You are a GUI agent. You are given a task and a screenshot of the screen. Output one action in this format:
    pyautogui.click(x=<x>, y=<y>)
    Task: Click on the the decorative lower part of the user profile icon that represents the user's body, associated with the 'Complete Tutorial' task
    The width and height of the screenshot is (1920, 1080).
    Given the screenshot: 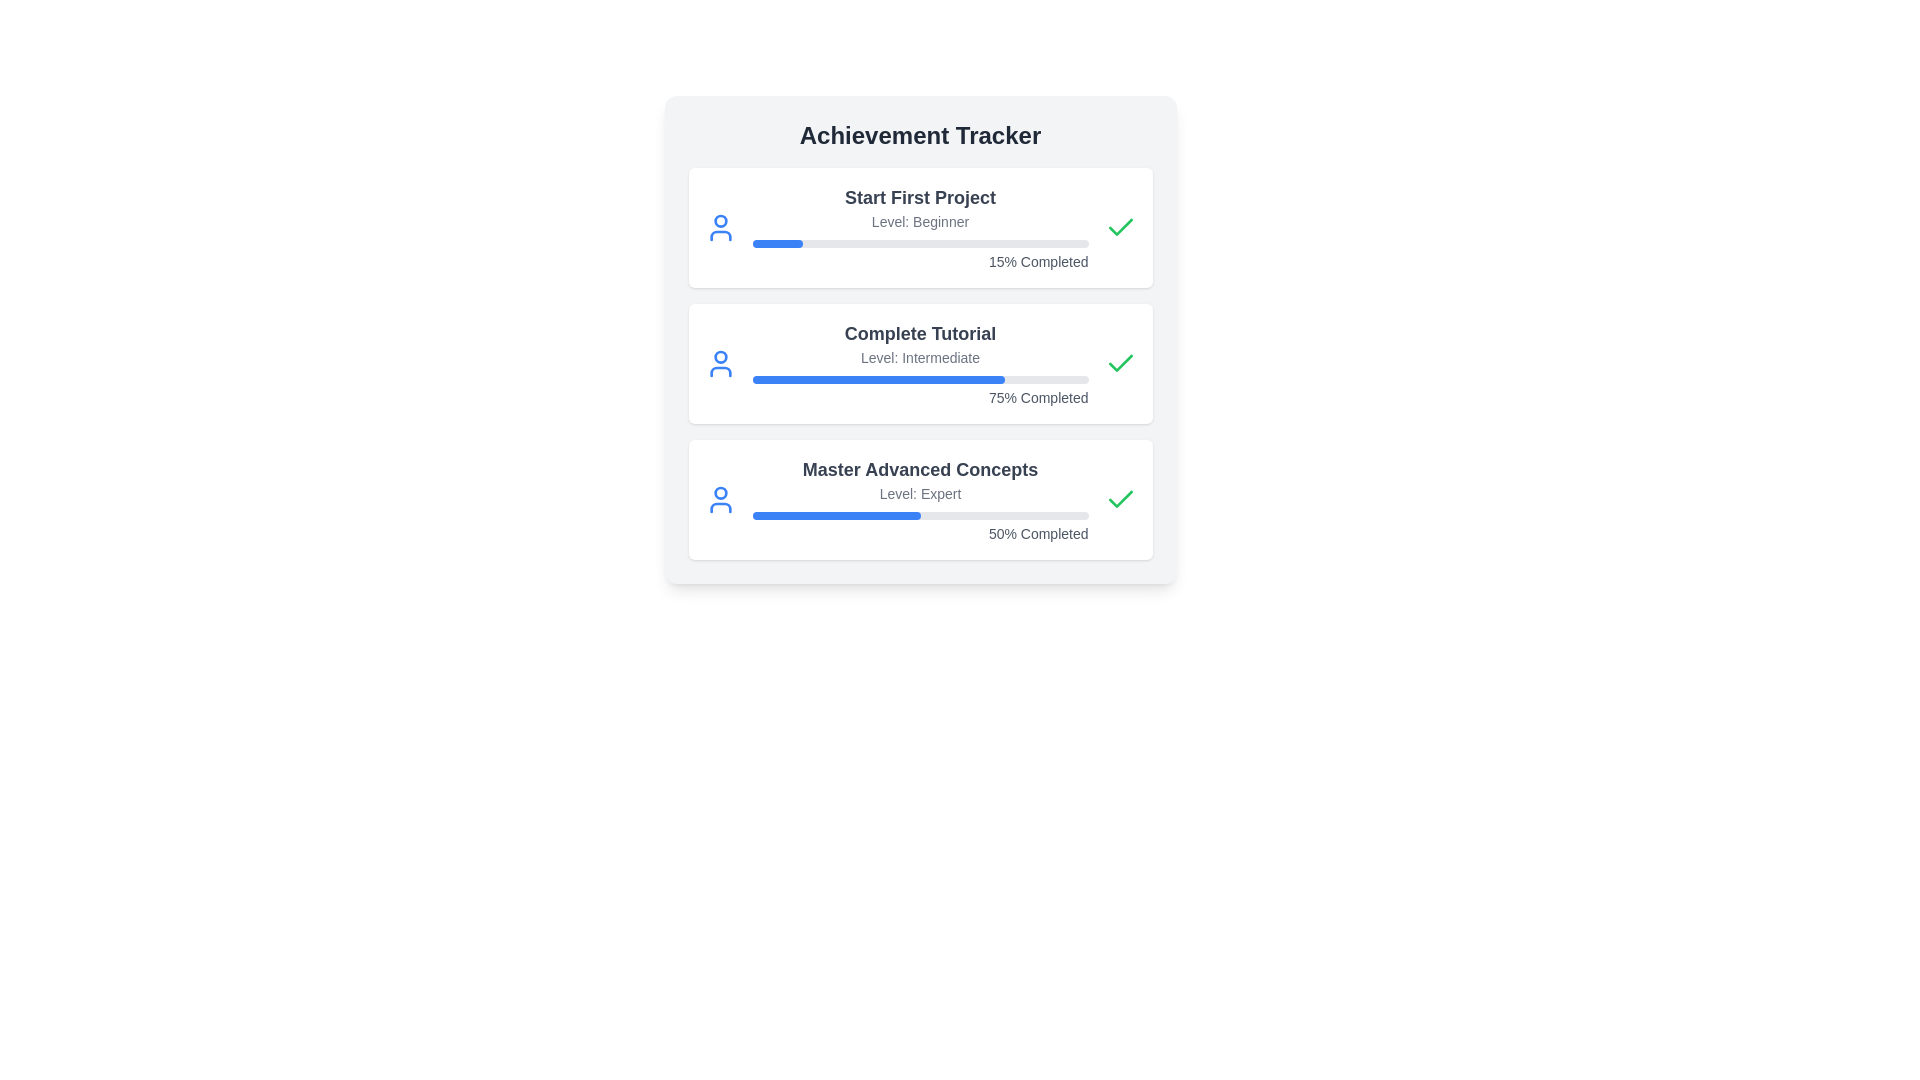 What is the action you would take?
    pyautogui.click(x=720, y=371)
    